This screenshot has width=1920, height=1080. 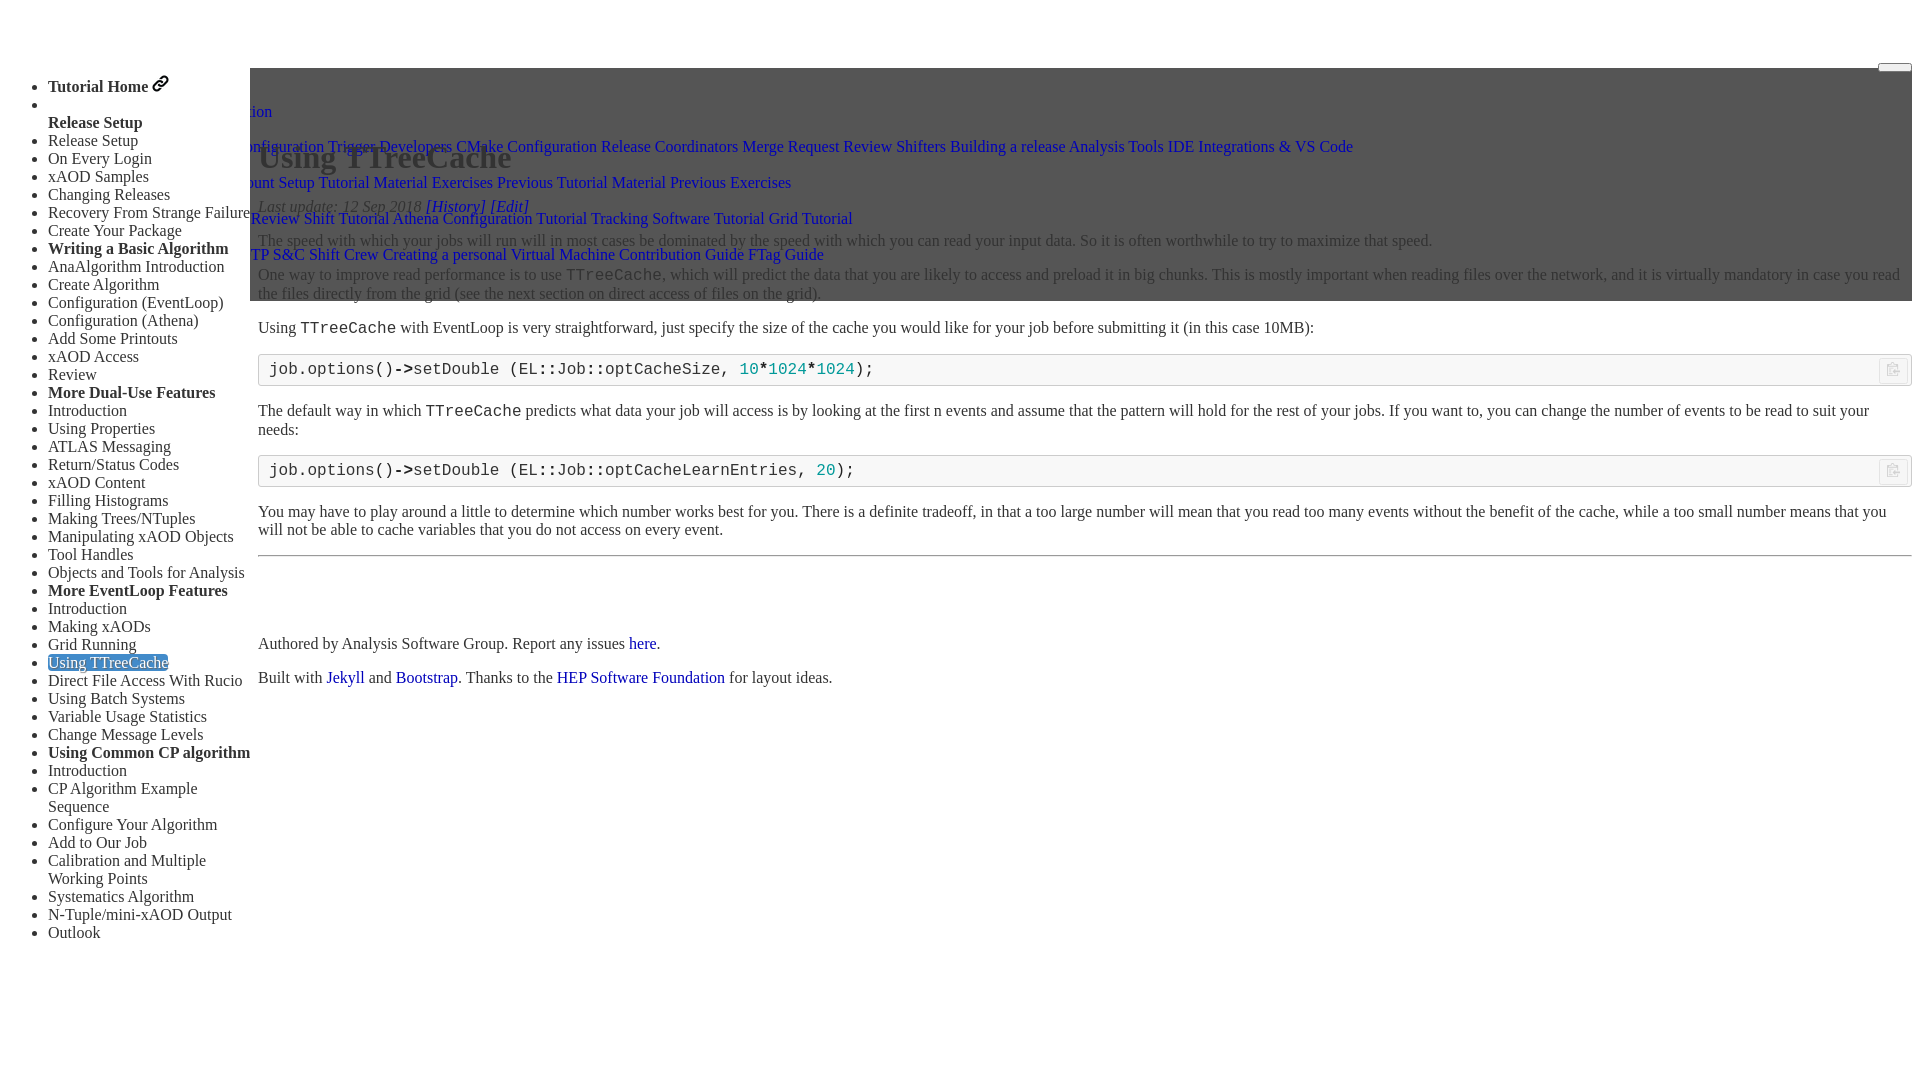 I want to click on 'Introduction', so click(x=48, y=769).